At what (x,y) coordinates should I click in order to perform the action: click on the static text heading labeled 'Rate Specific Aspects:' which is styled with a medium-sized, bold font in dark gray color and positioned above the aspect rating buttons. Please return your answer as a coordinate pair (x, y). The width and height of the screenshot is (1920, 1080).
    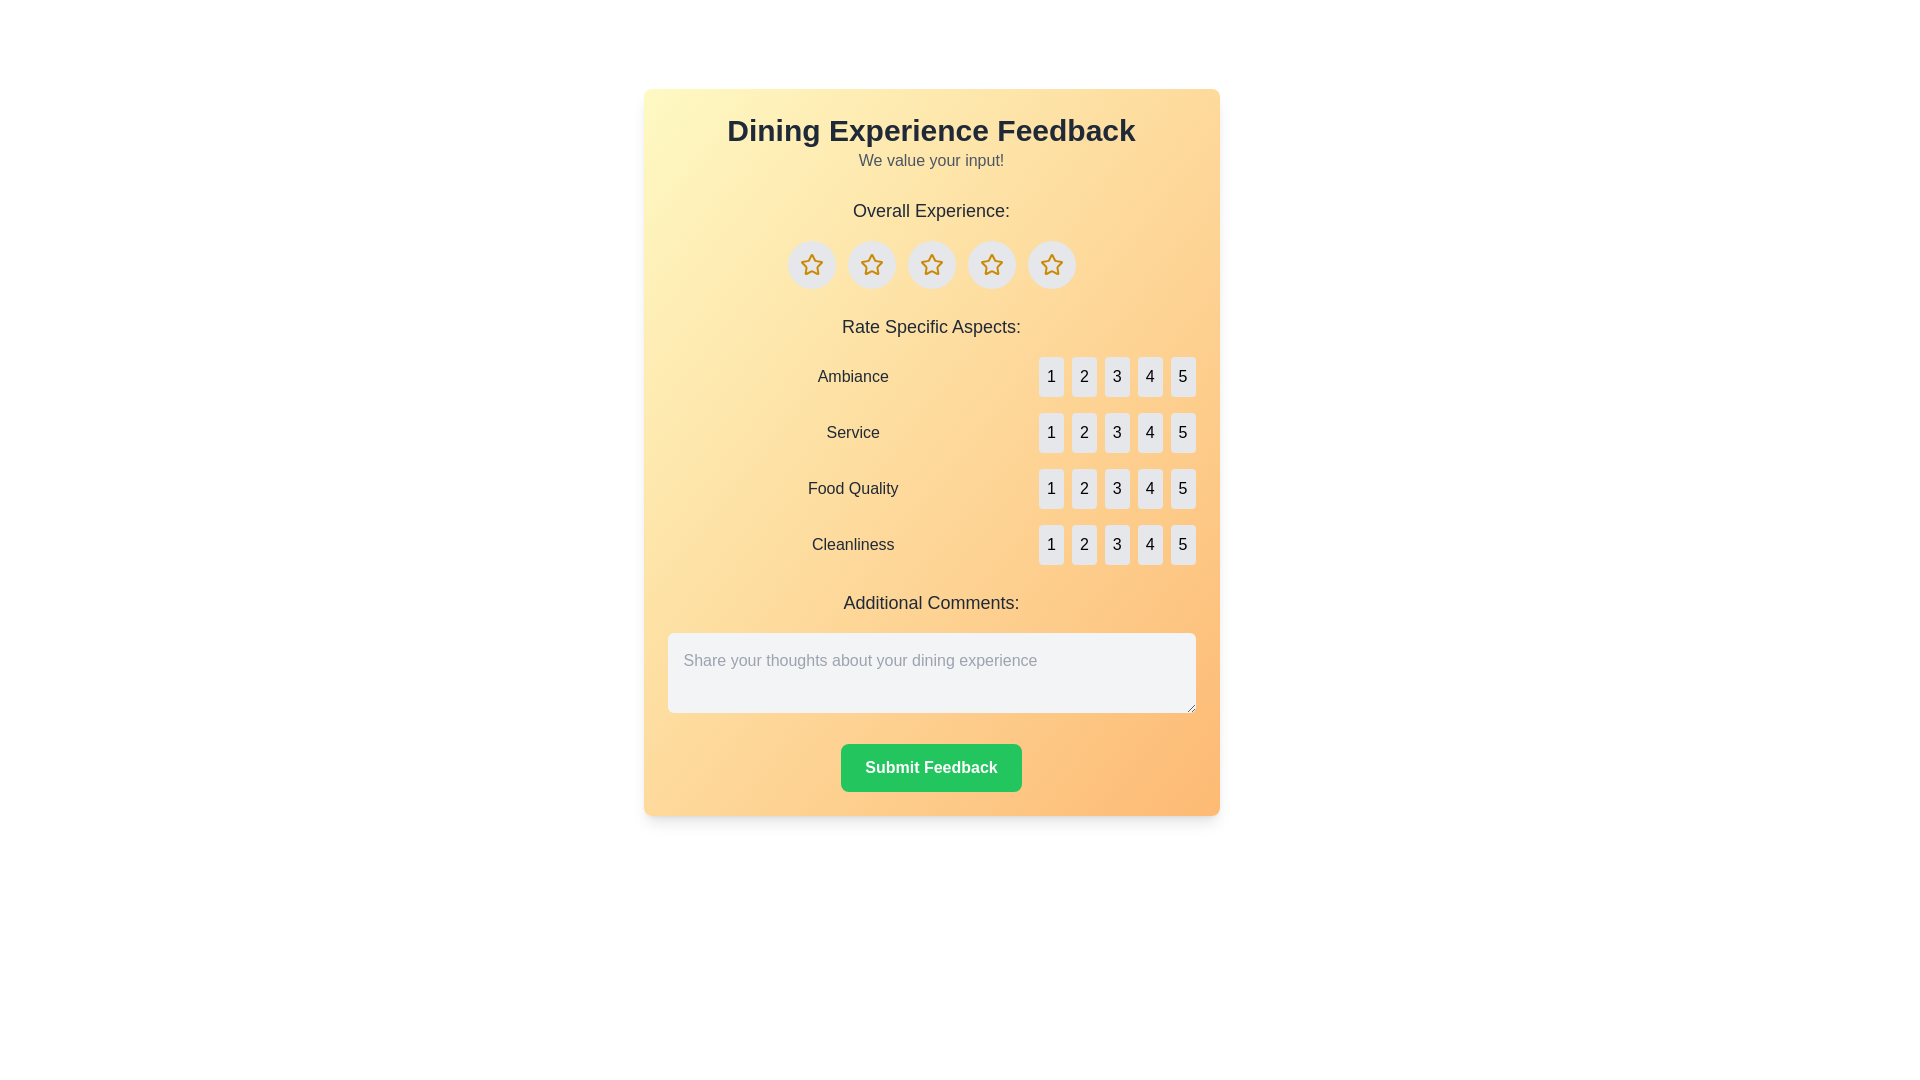
    Looking at the image, I should click on (930, 326).